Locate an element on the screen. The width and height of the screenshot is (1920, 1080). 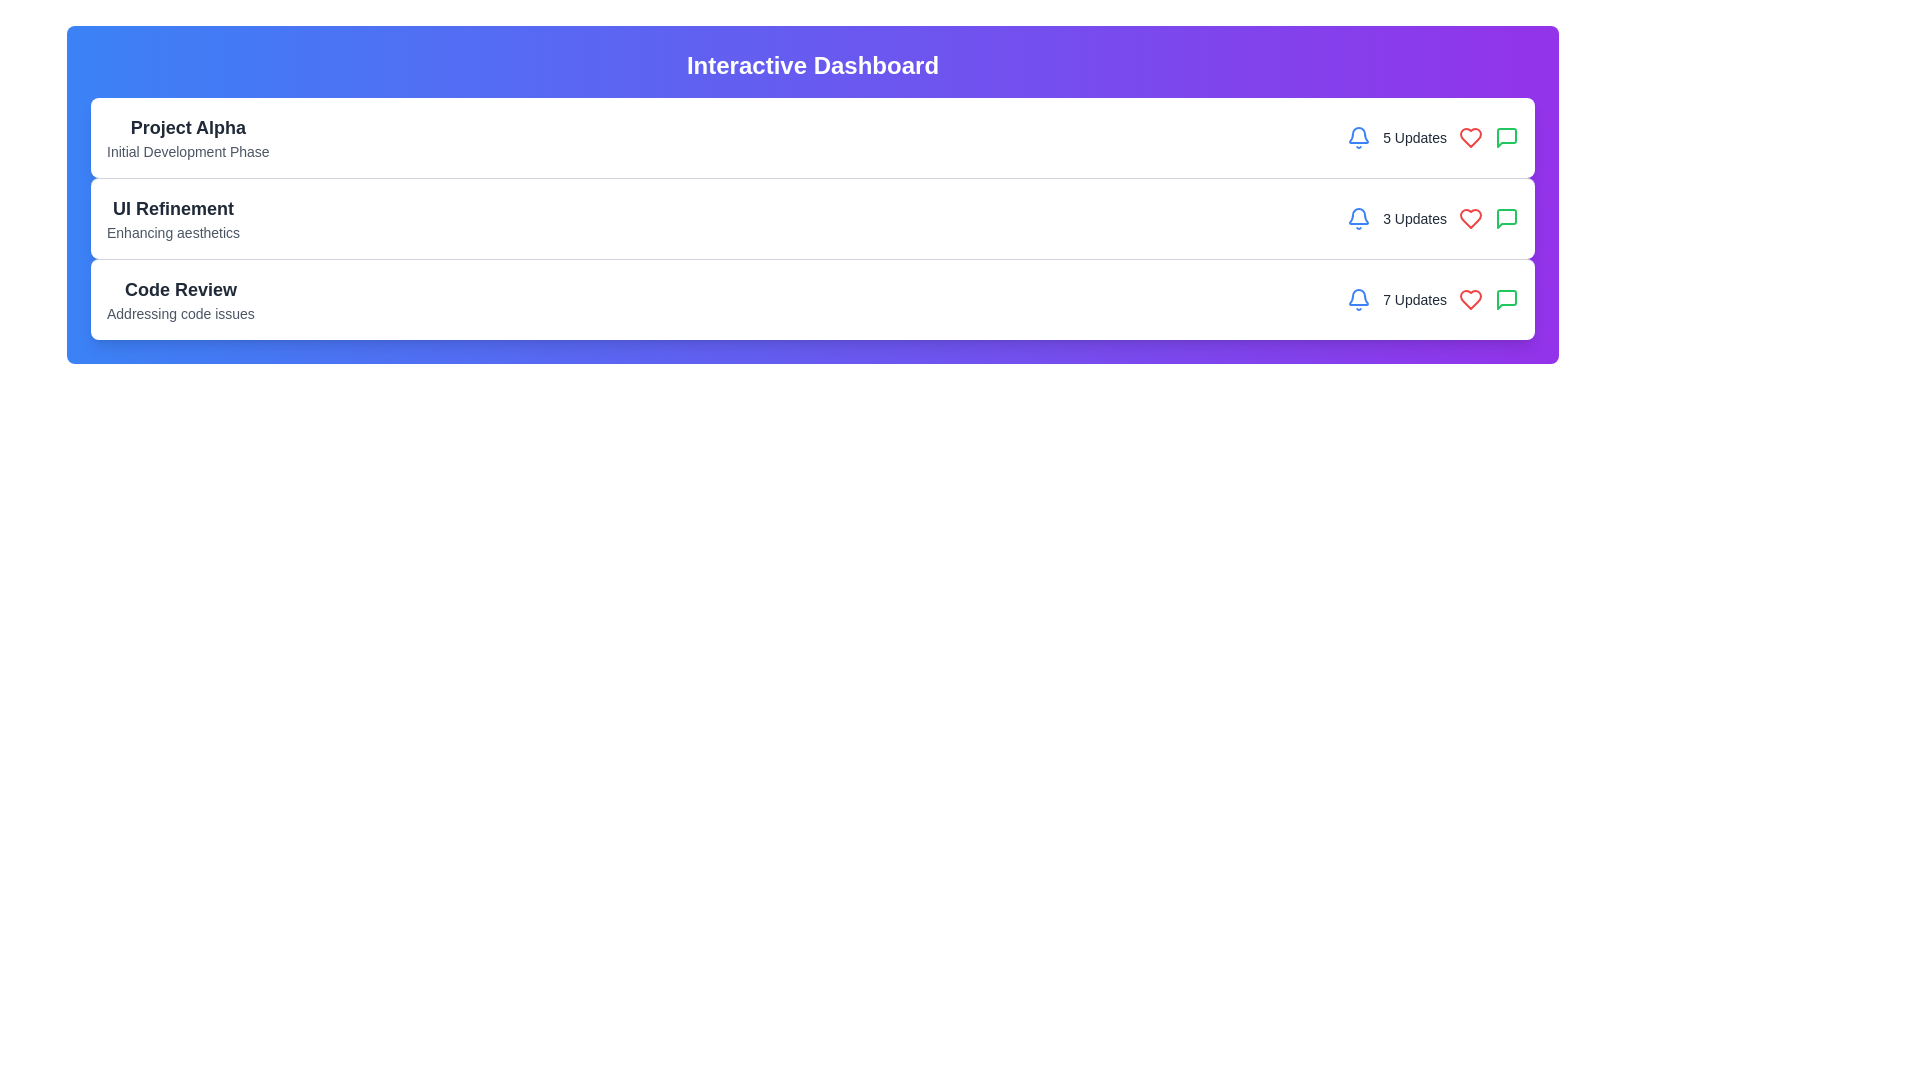
the green comment icon shaped as a speech bubble, located to the far right of the 'UI Refinement' list entry, aligned with the number of updates and the heart icon is located at coordinates (1507, 300).